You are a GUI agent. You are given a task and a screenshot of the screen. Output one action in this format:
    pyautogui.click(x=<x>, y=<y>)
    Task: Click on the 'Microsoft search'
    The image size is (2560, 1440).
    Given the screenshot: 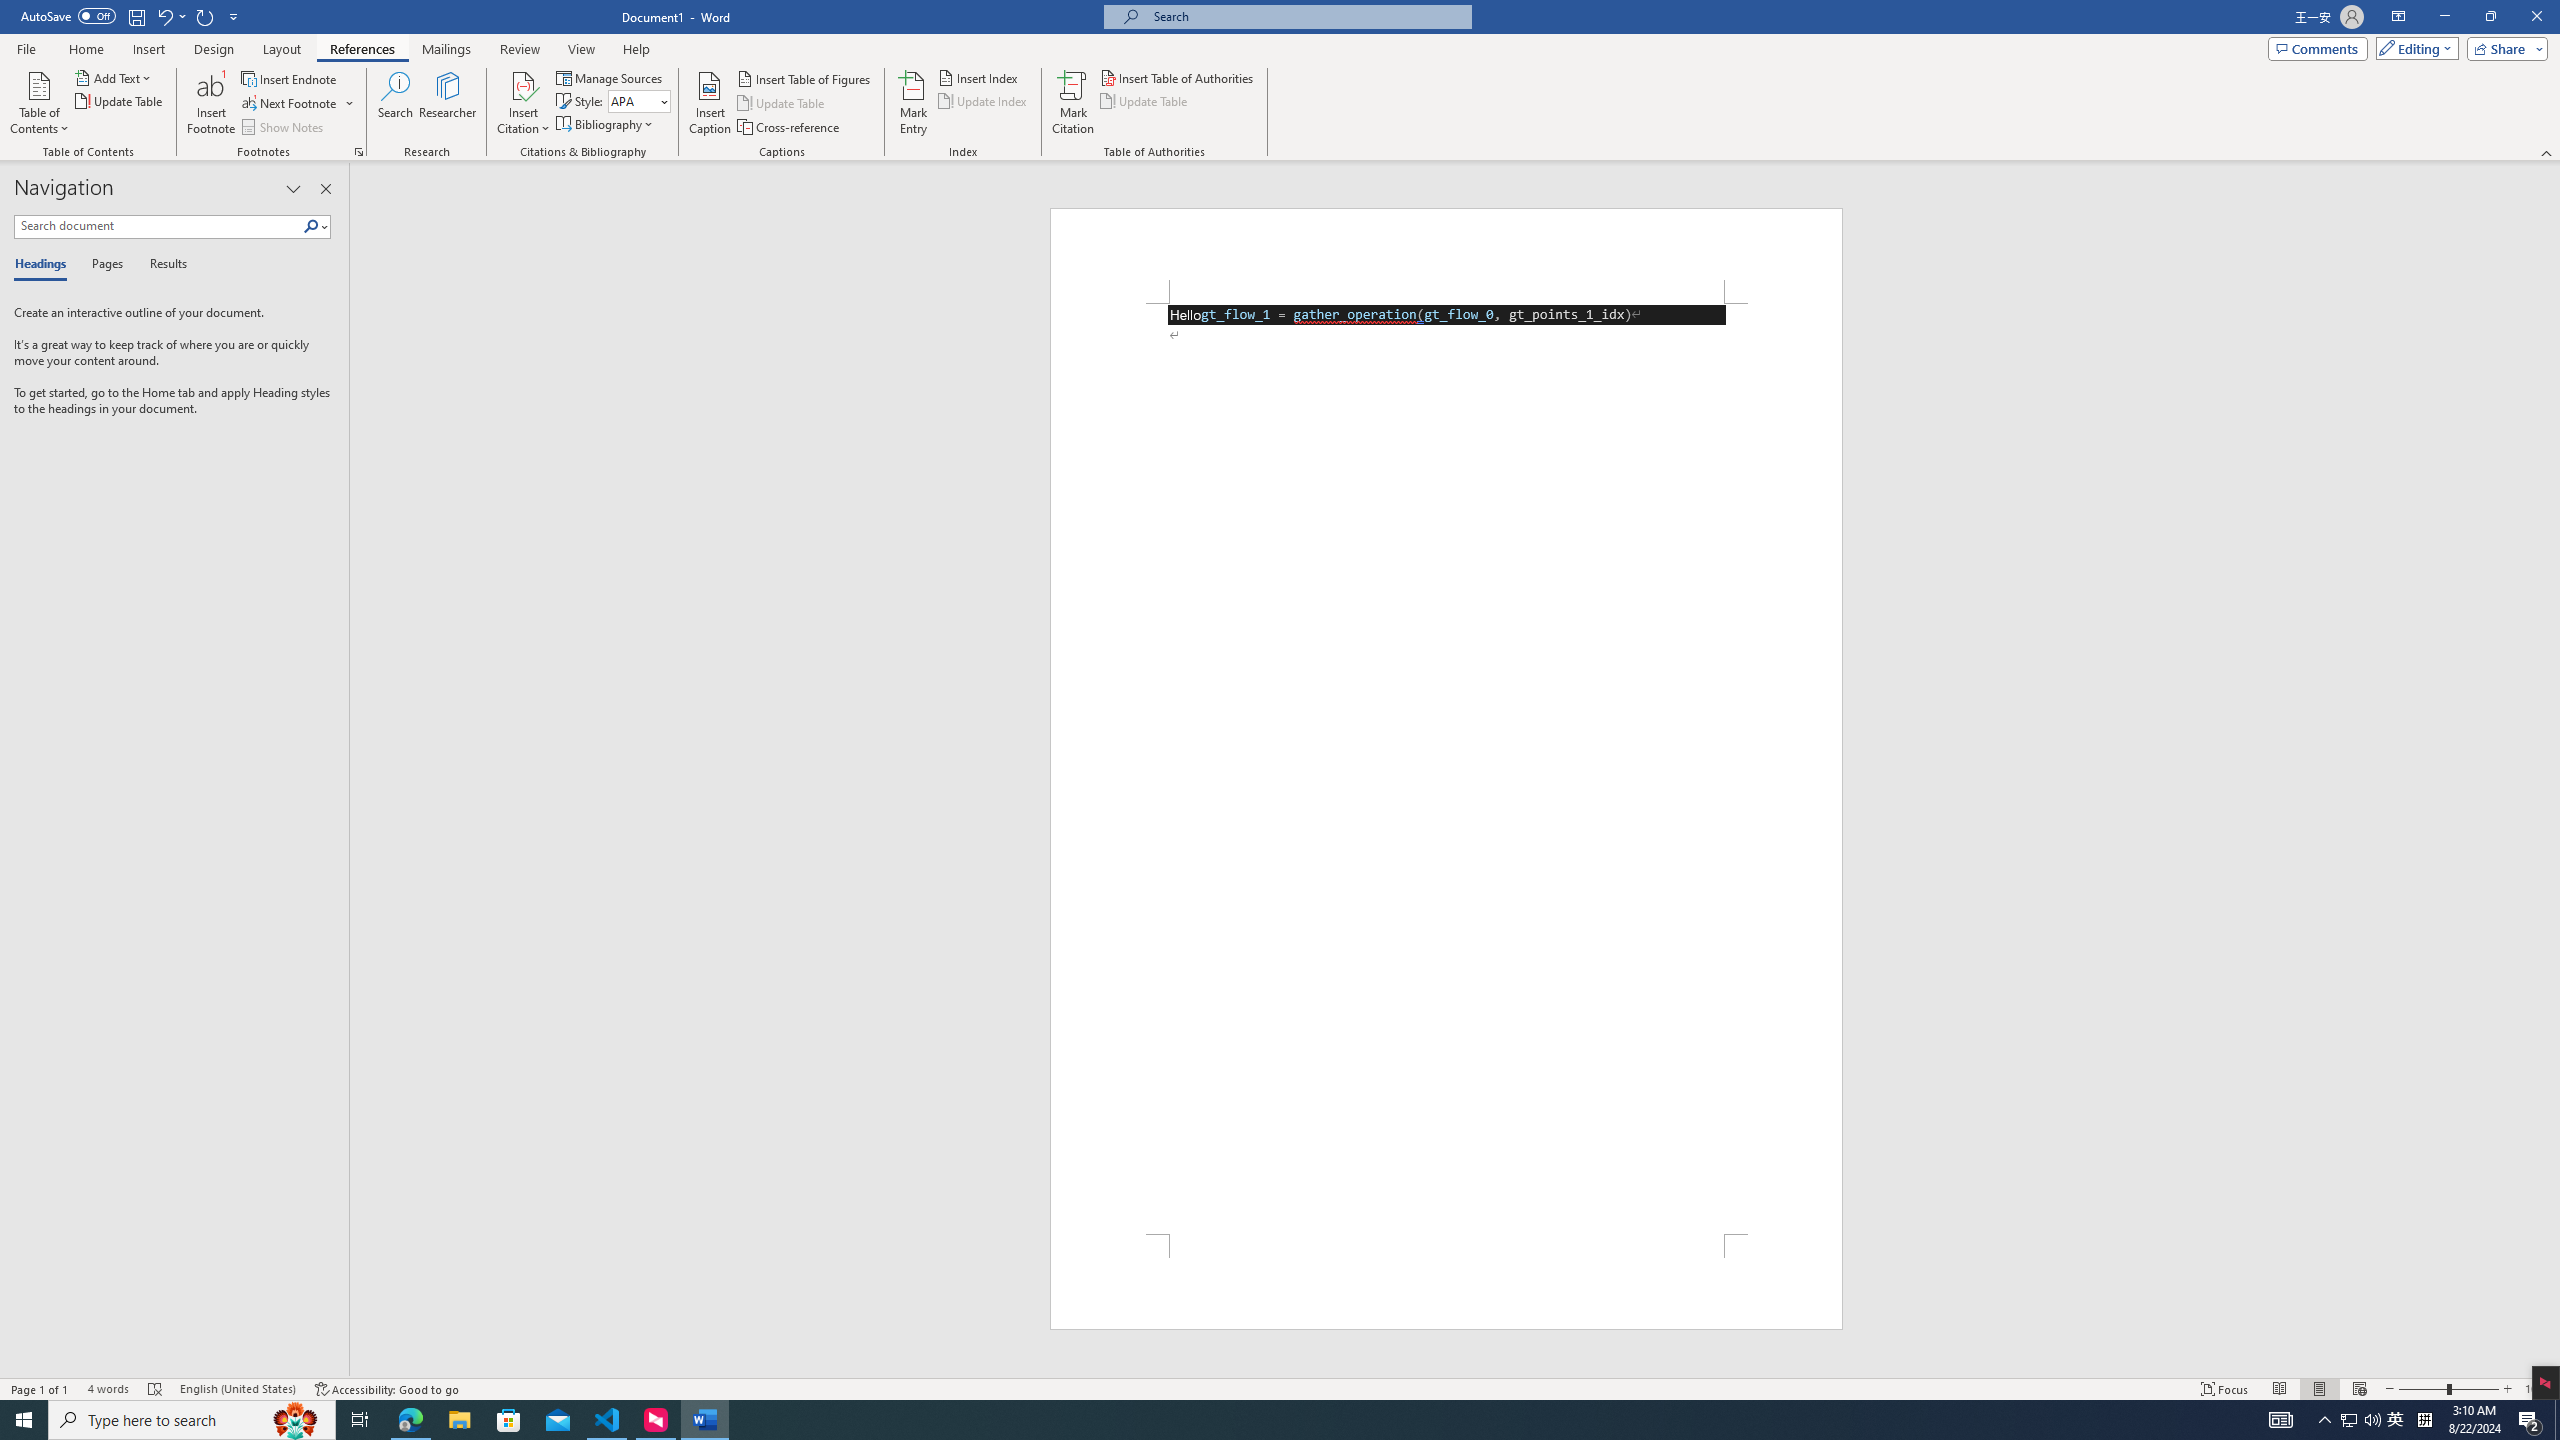 What is the action you would take?
    pyautogui.click(x=1304, y=16)
    